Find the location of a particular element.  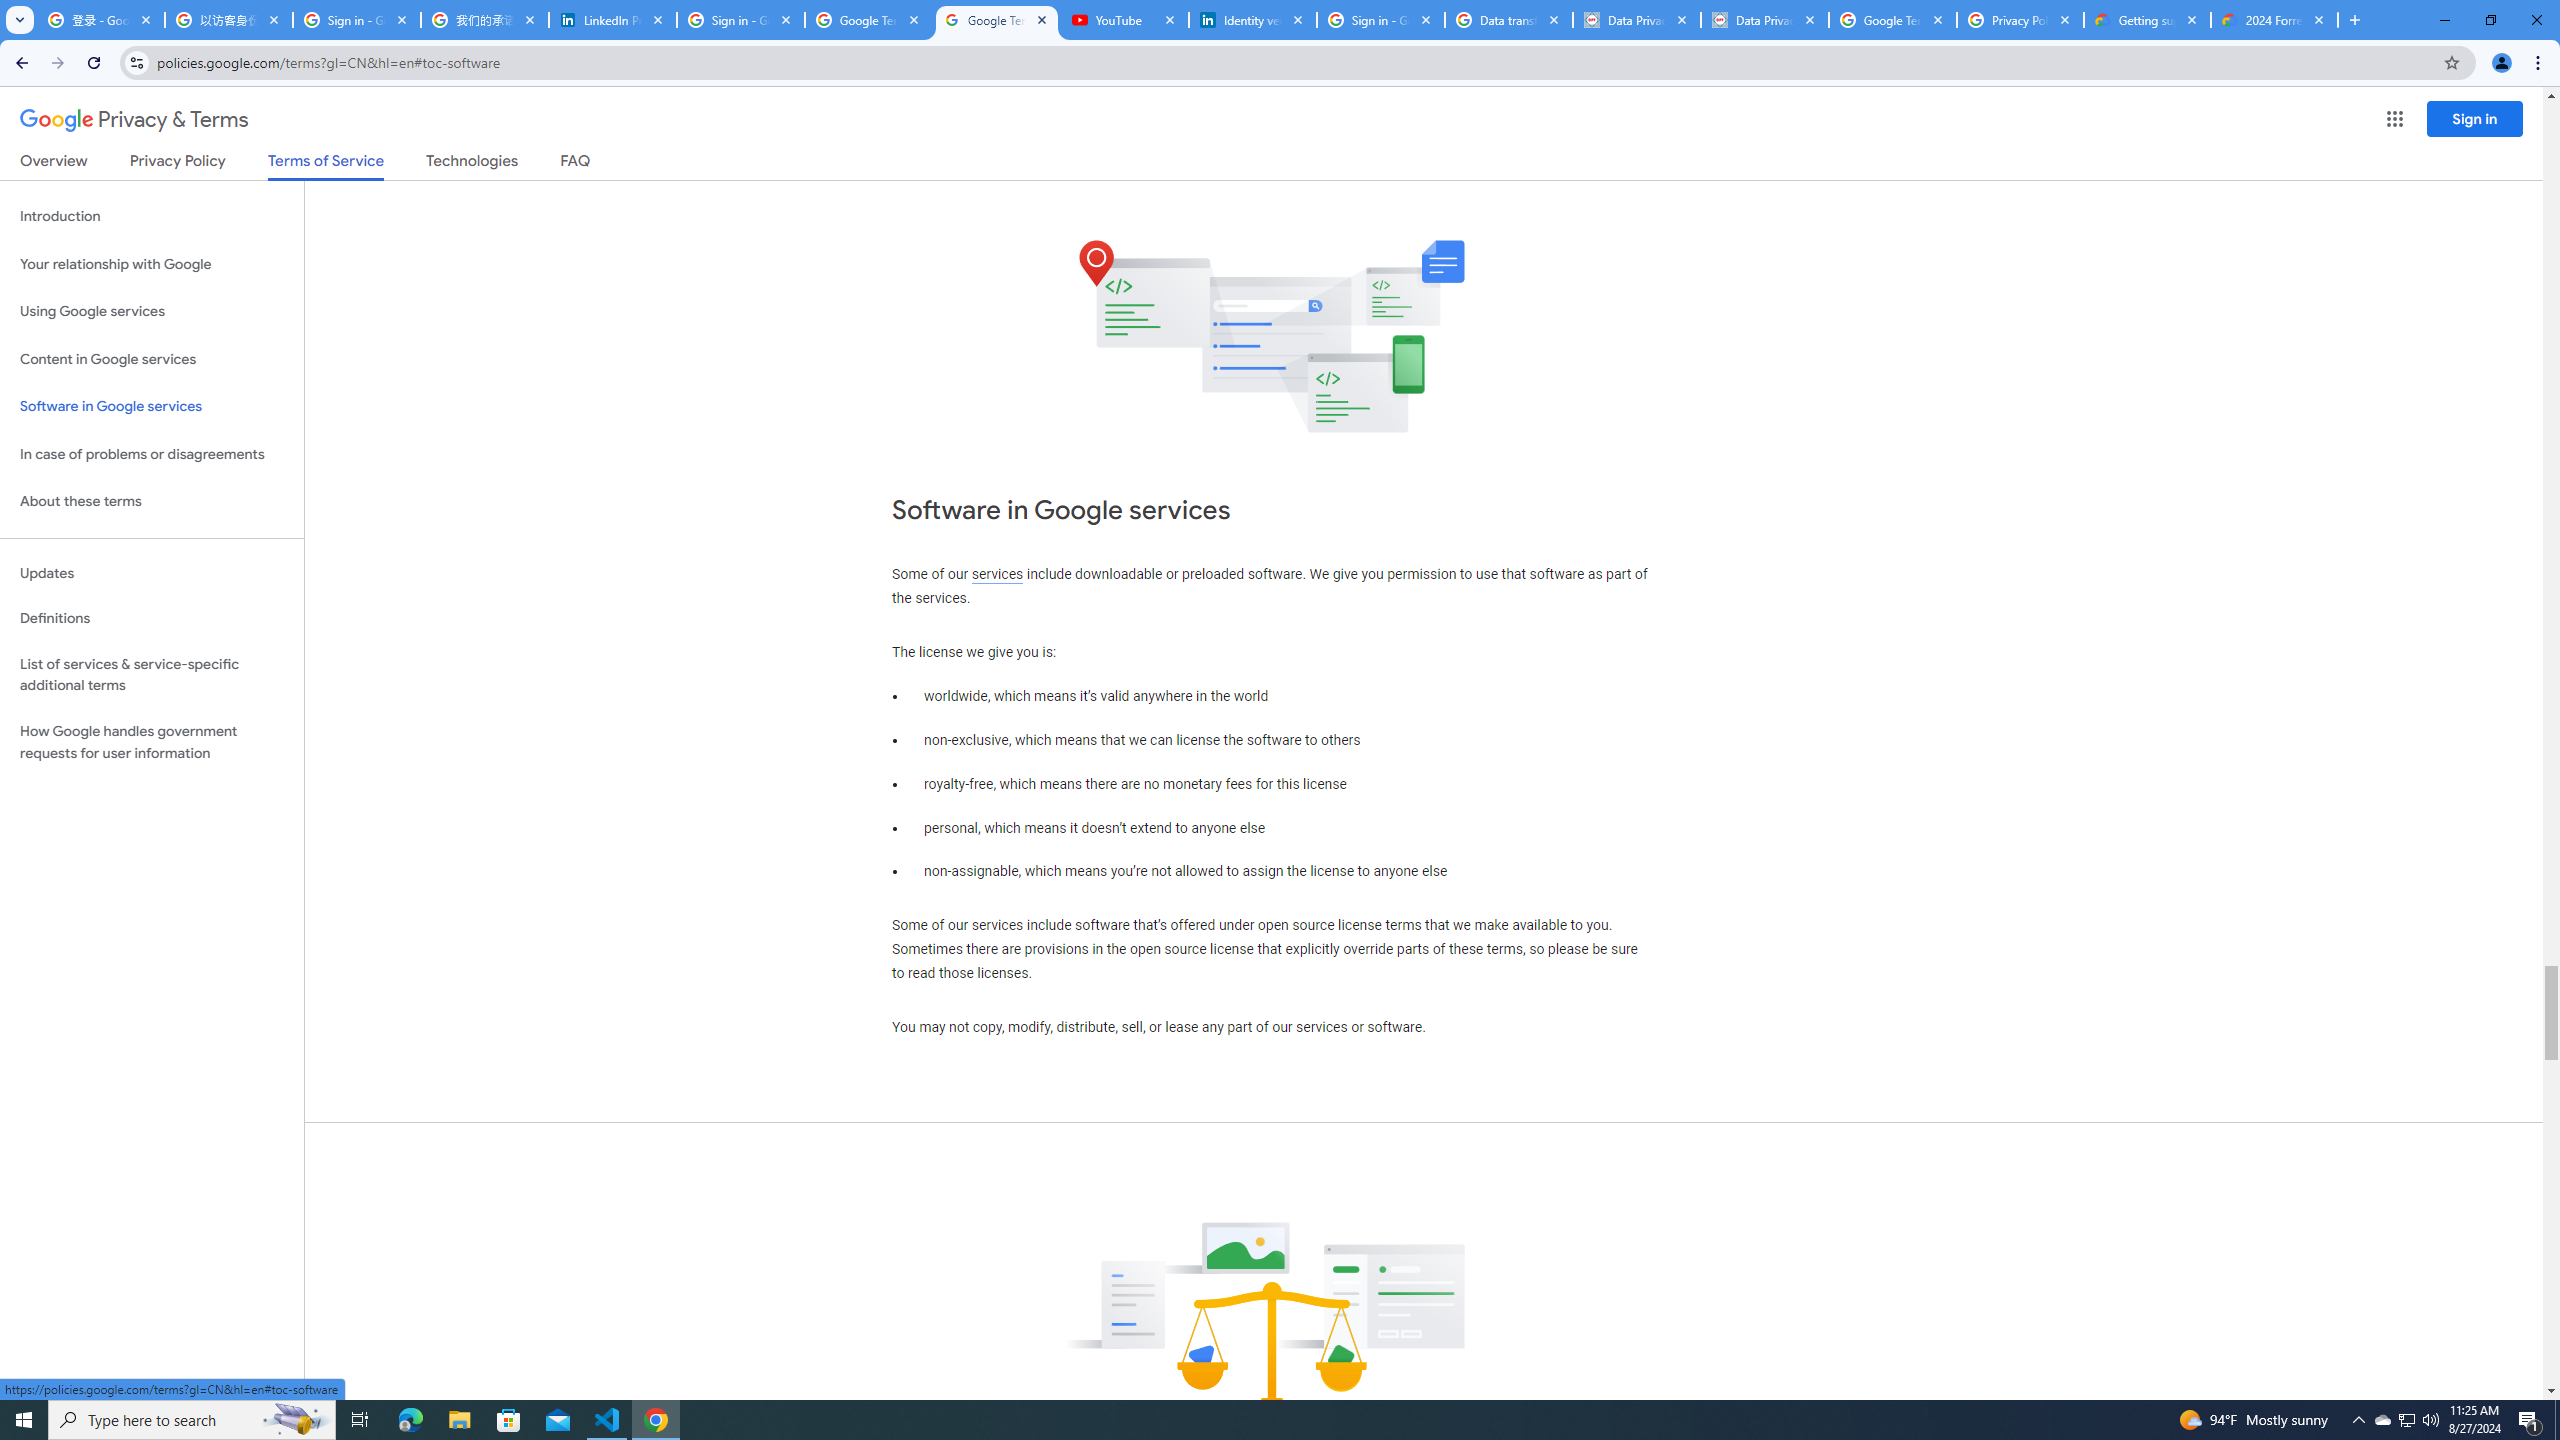

'LinkedIn Privacy Policy' is located at coordinates (612, 19).